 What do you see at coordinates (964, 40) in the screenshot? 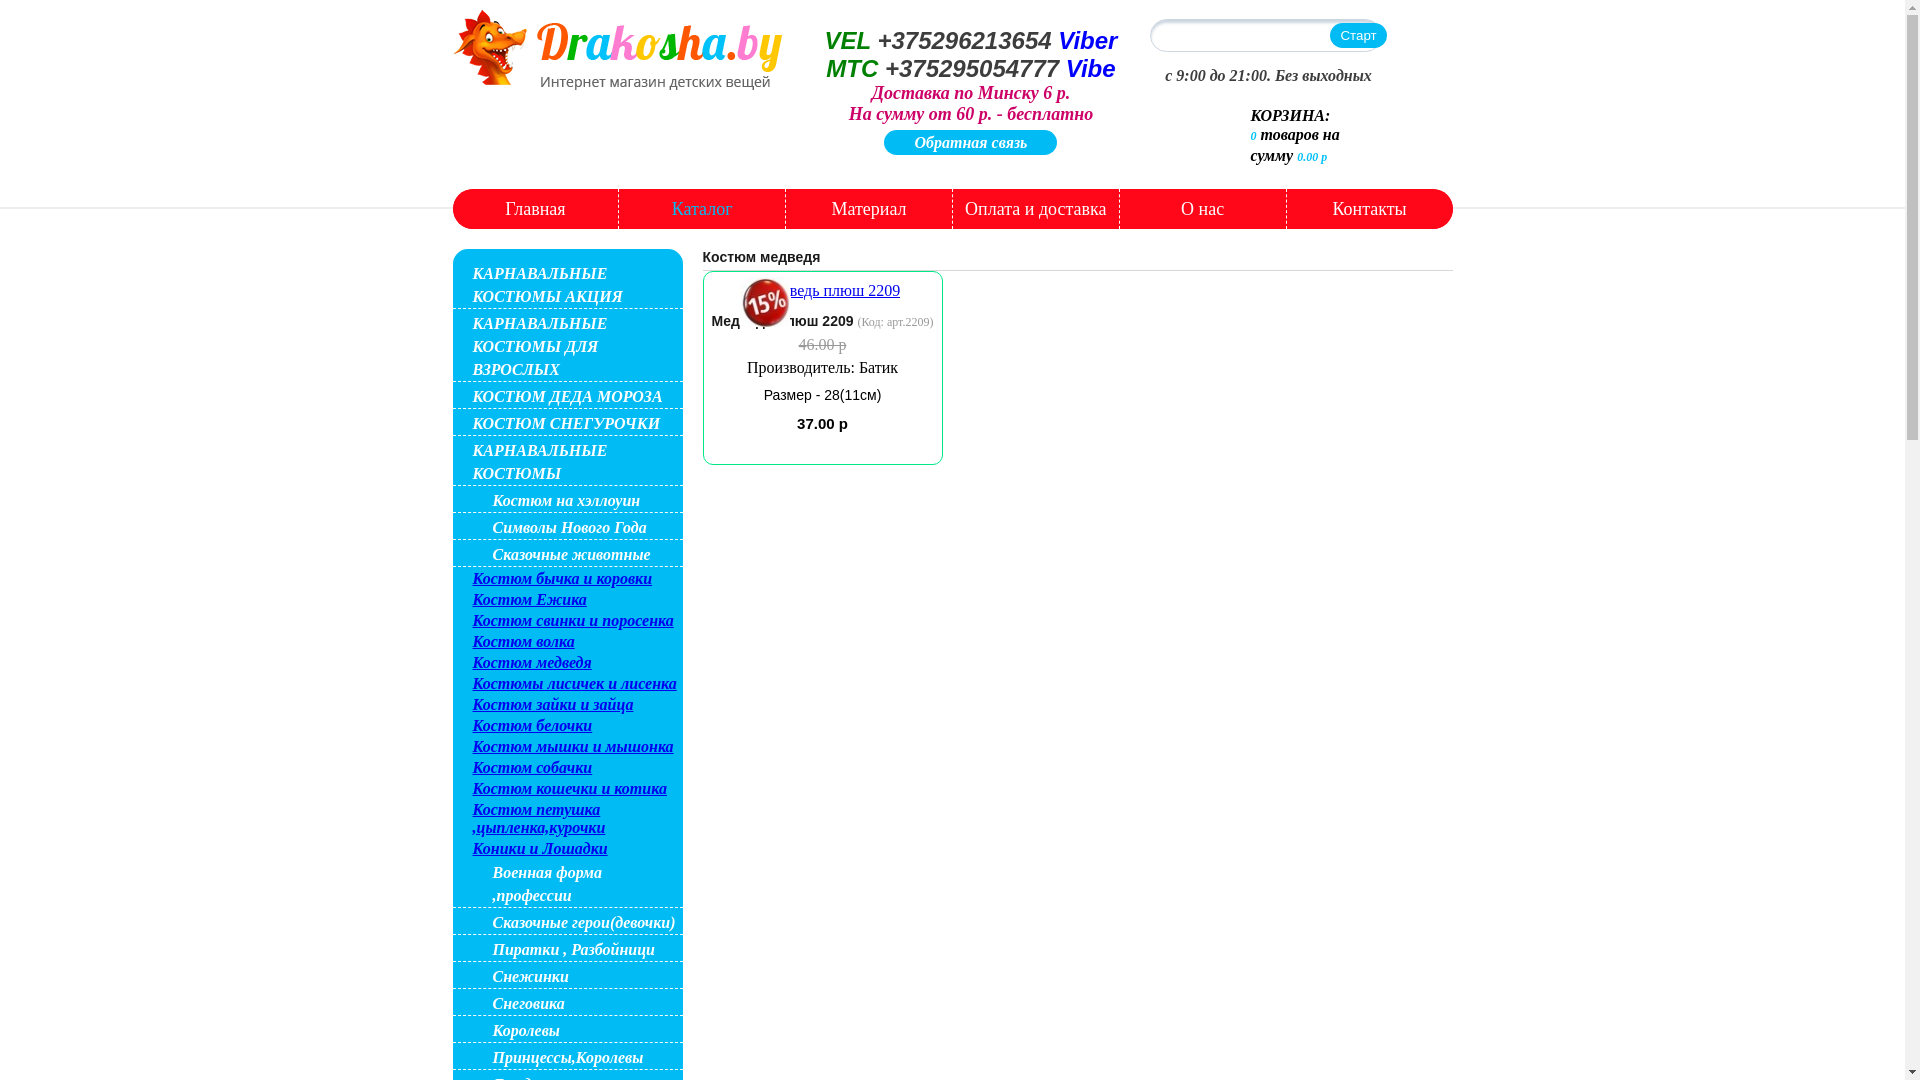
I see `'+375296213654'` at bounding box center [964, 40].